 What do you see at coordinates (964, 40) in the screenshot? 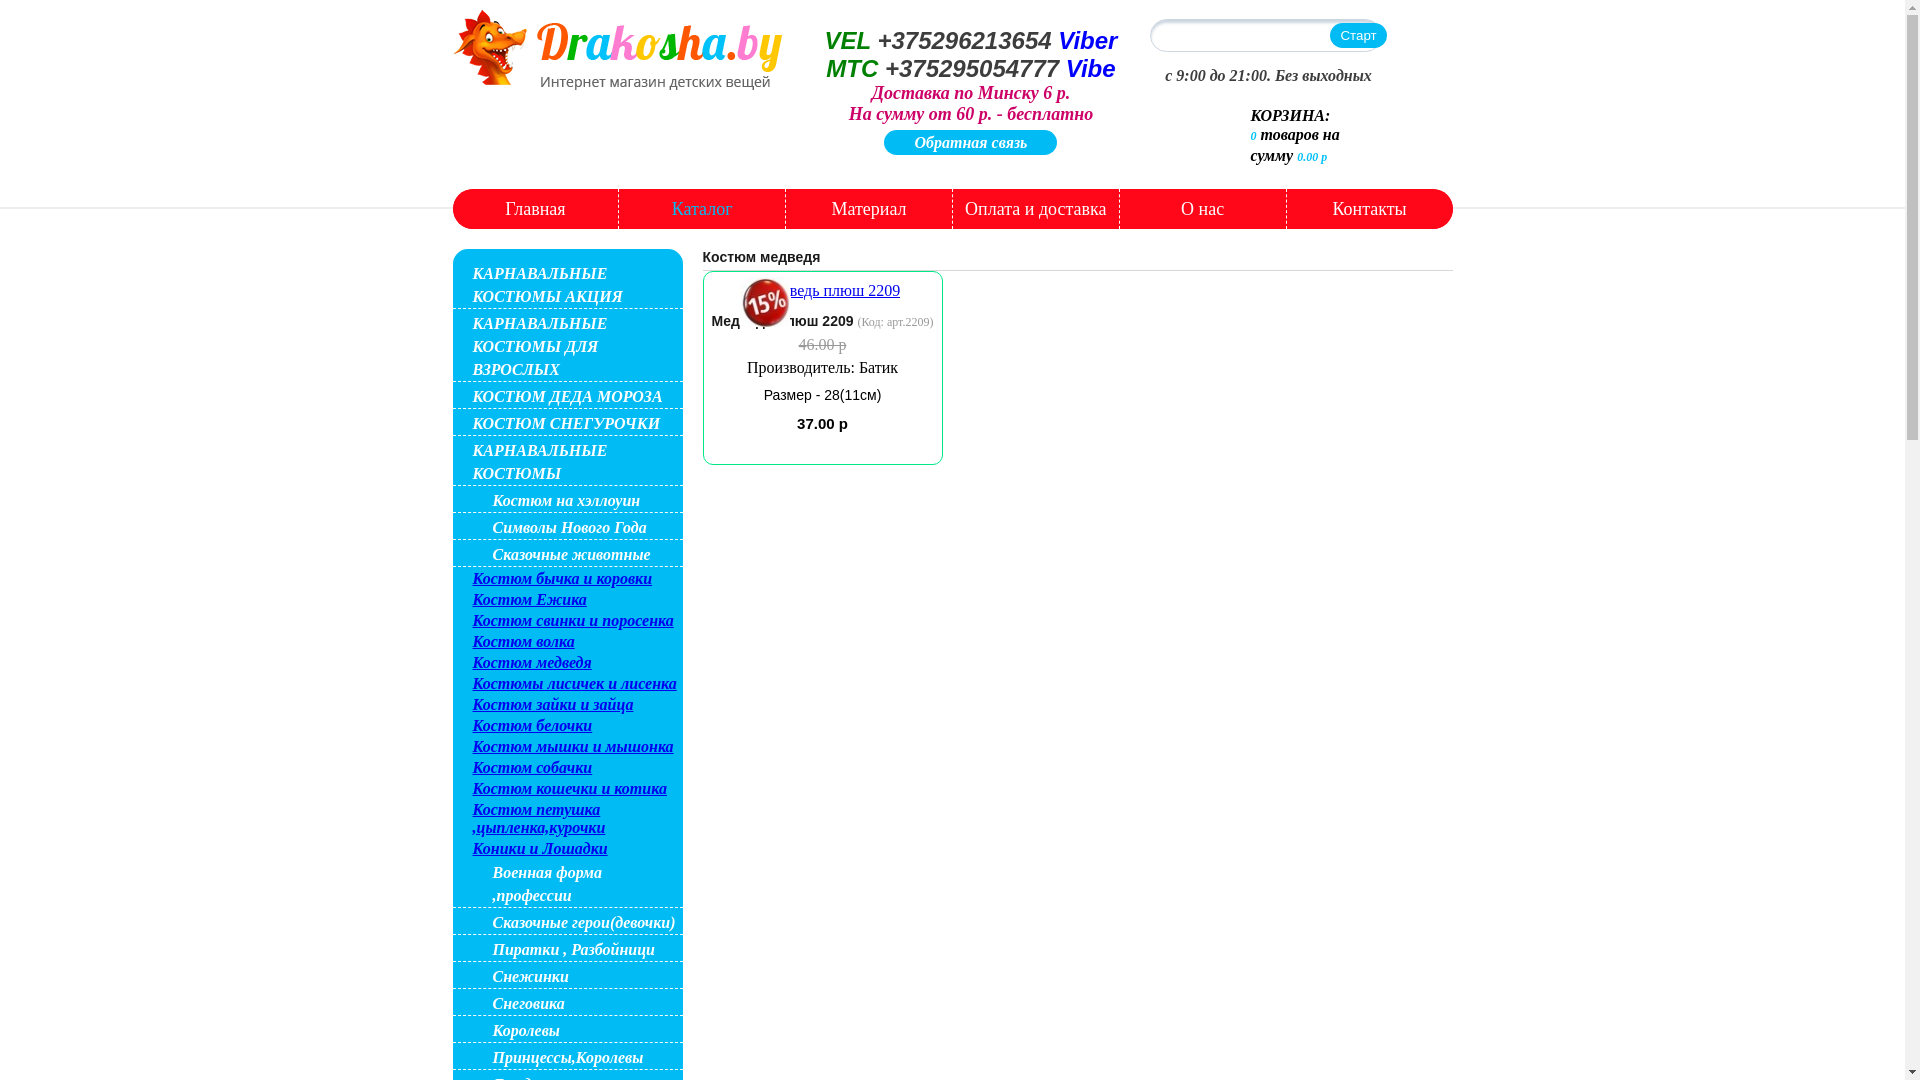
I see `'+375296213654'` at bounding box center [964, 40].